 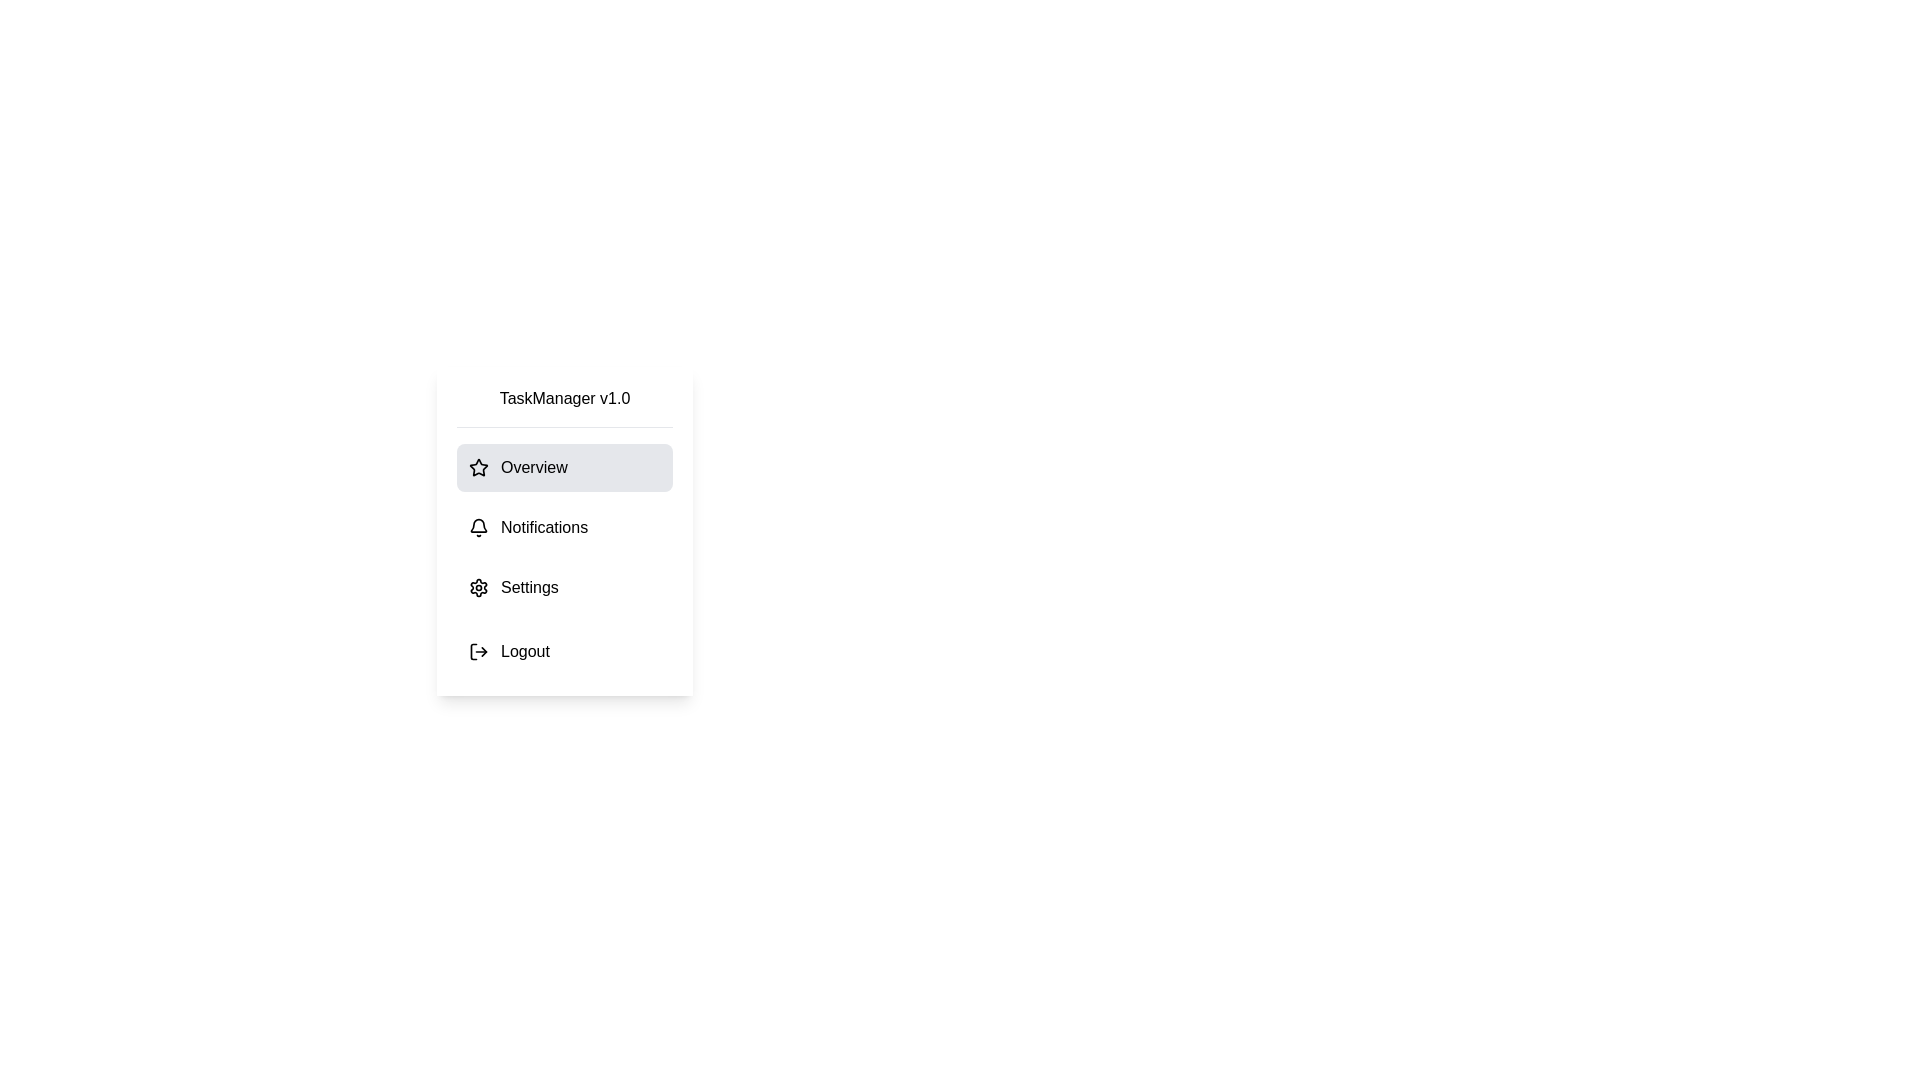 I want to click on the settings button, which is the third item in the vertical menu located between 'Notifications' and 'Logout', so click(x=564, y=586).